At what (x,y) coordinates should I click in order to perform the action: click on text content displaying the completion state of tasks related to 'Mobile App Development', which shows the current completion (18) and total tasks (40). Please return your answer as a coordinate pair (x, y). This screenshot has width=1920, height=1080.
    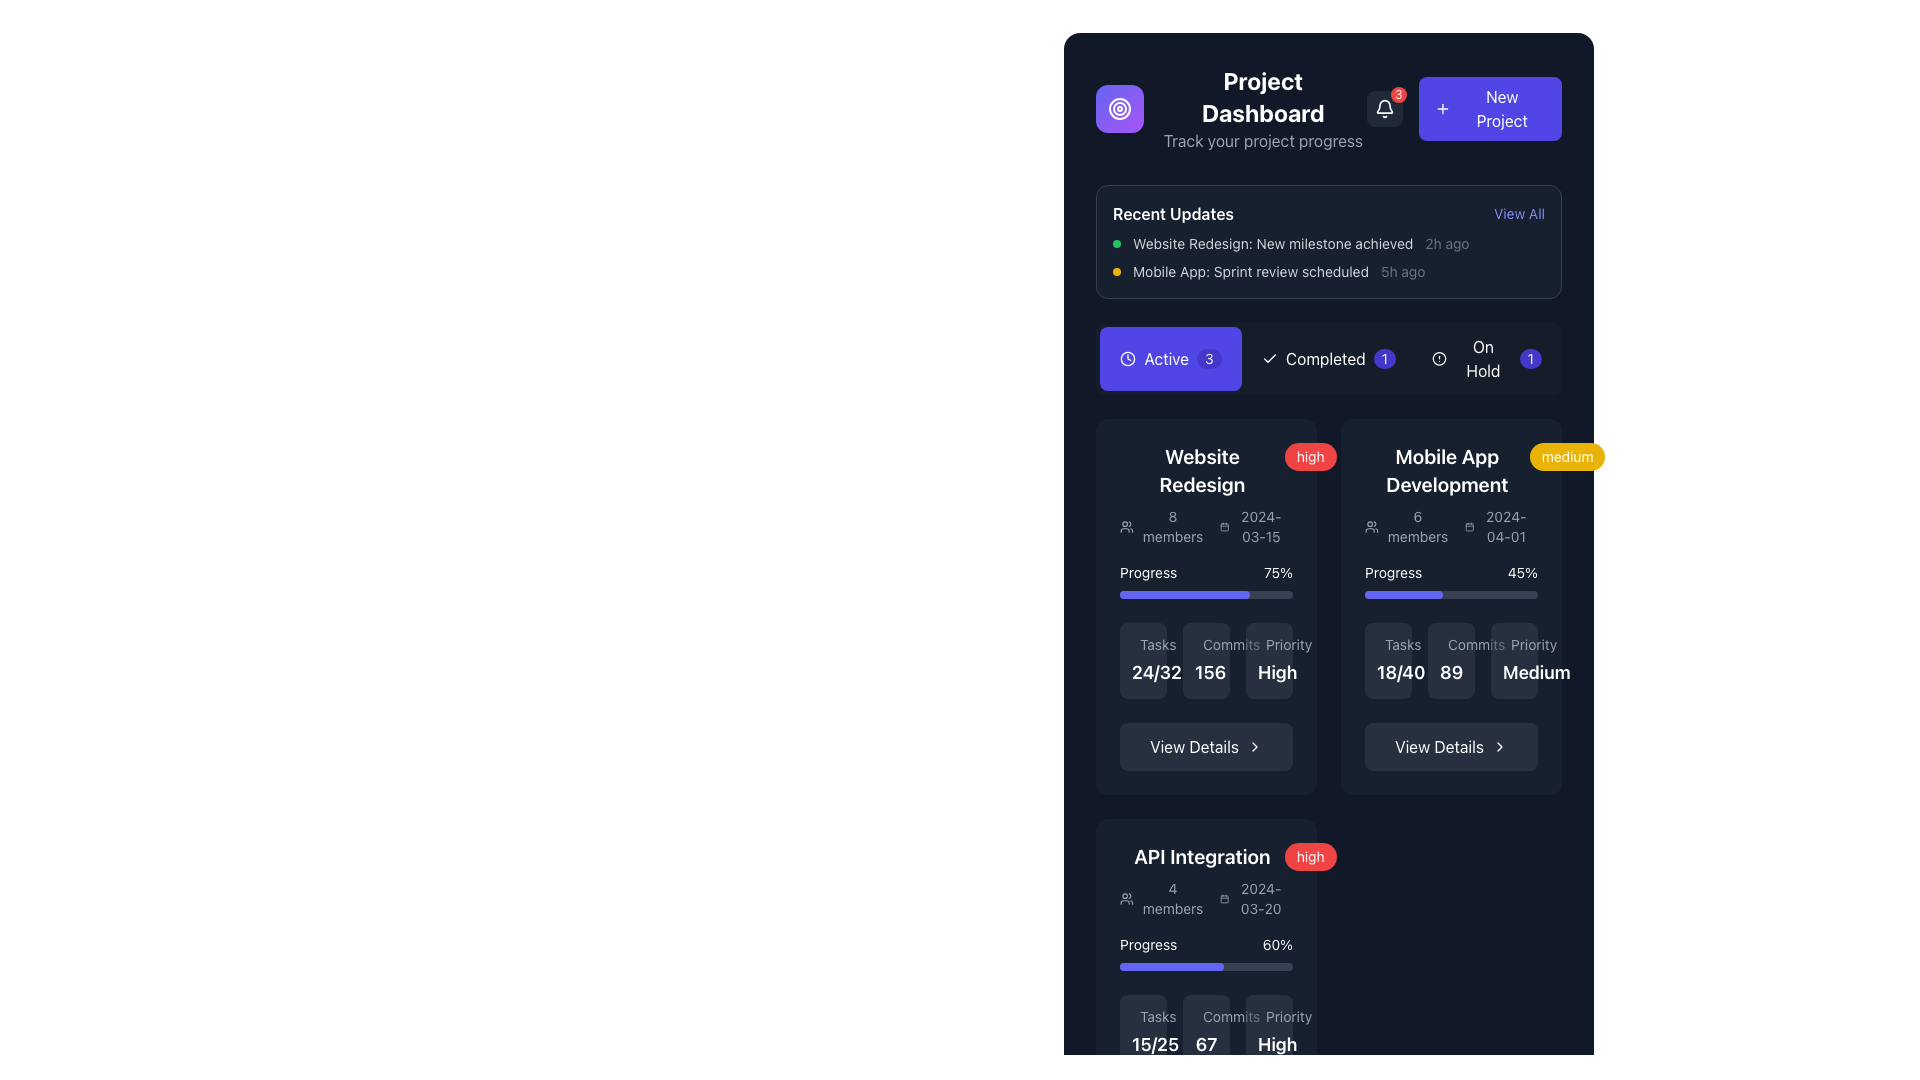
    Looking at the image, I should click on (1387, 660).